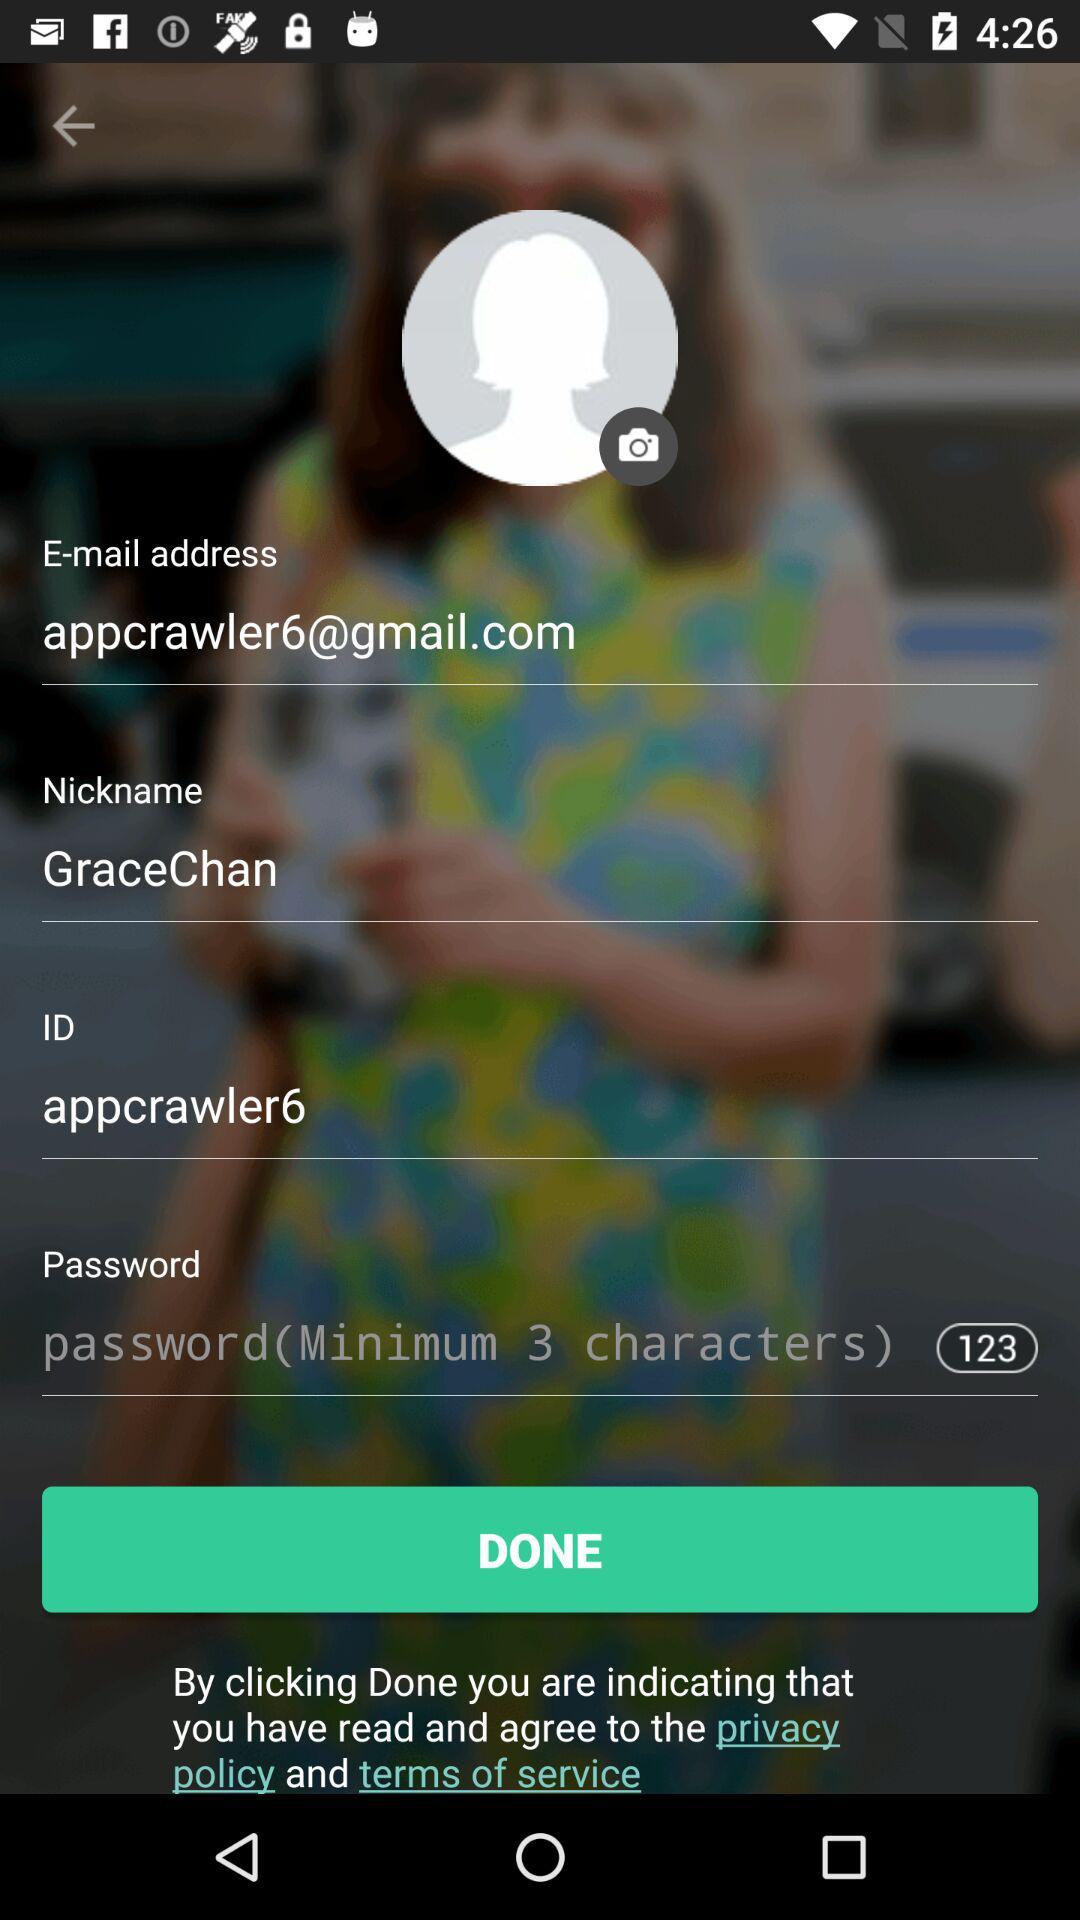  What do you see at coordinates (638, 445) in the screenshot?
I see `the photo icon` at bounding box center [638, 445].